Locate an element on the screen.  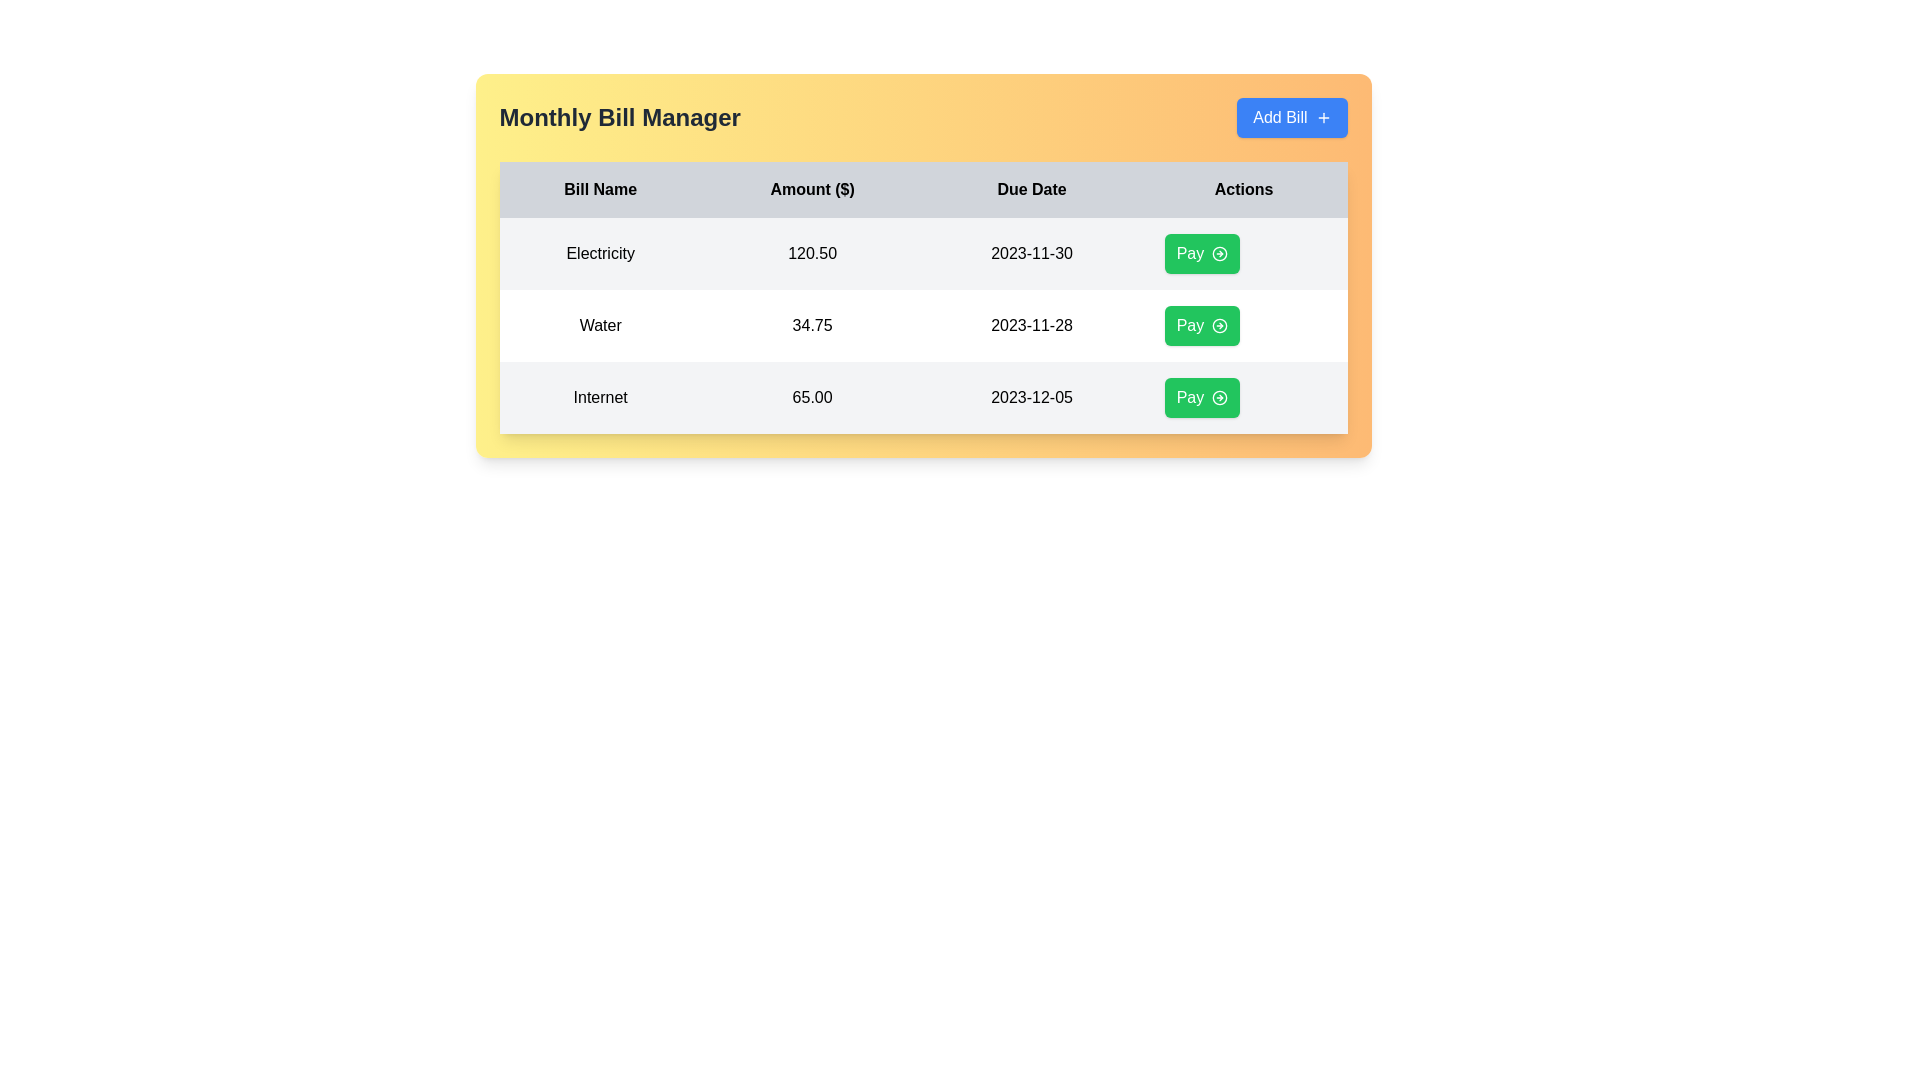
the 'Due Date' column header in the table, which is the third header positioned between 'Amount ($)' and 'Actions' is located at coordinates (1032, 189).